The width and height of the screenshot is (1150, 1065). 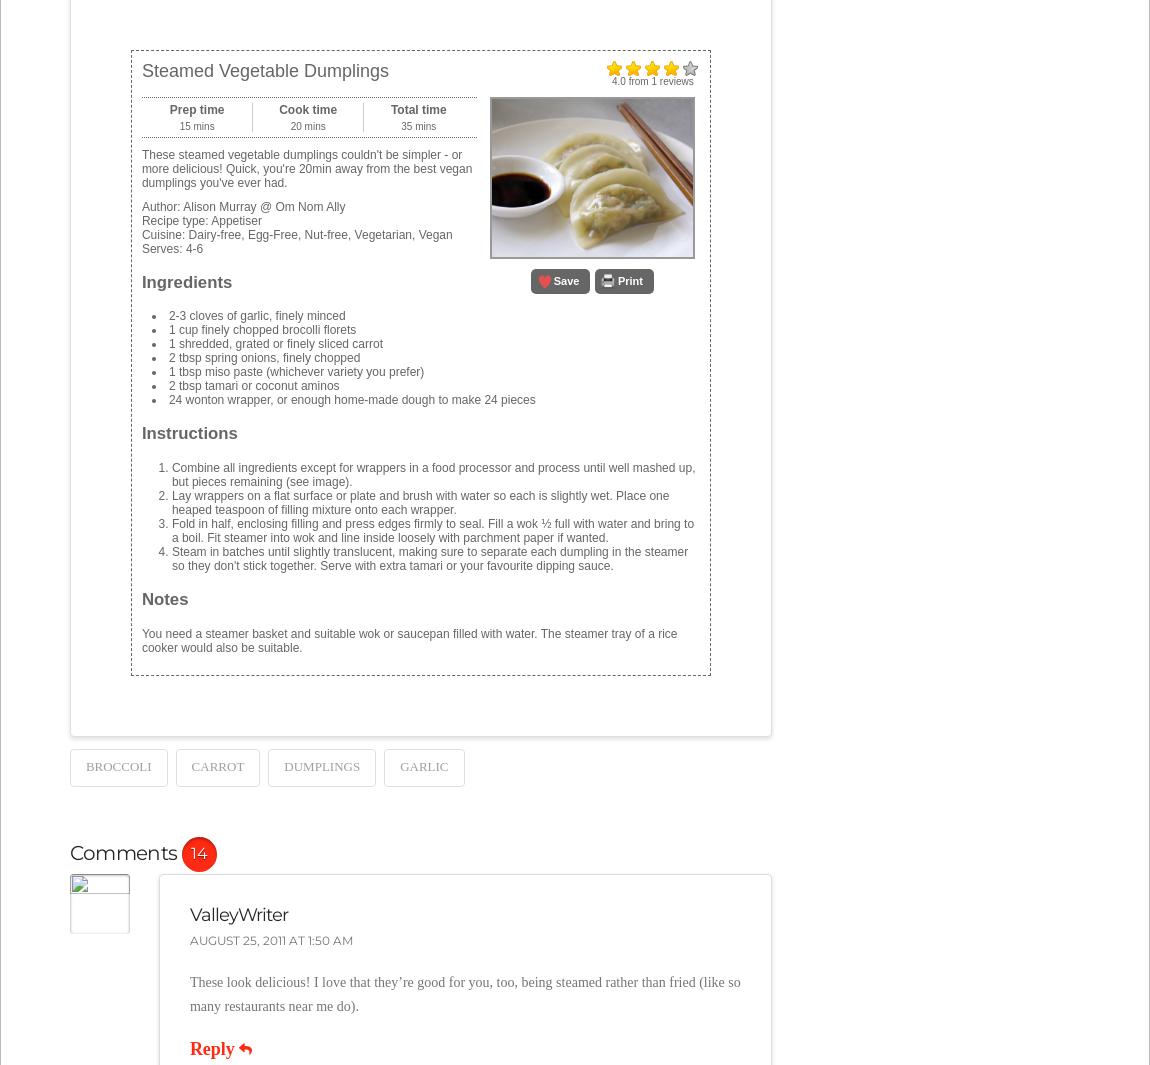 What do you see at coordinates (419, 501) in the screenshot?
I see `'Lay wrappers on a flat surface or plate and brush with water so each is slightly wet. Place one heaped teaspoon of filling mixture onto each wrapper.'` at bounding box center [419, 501].